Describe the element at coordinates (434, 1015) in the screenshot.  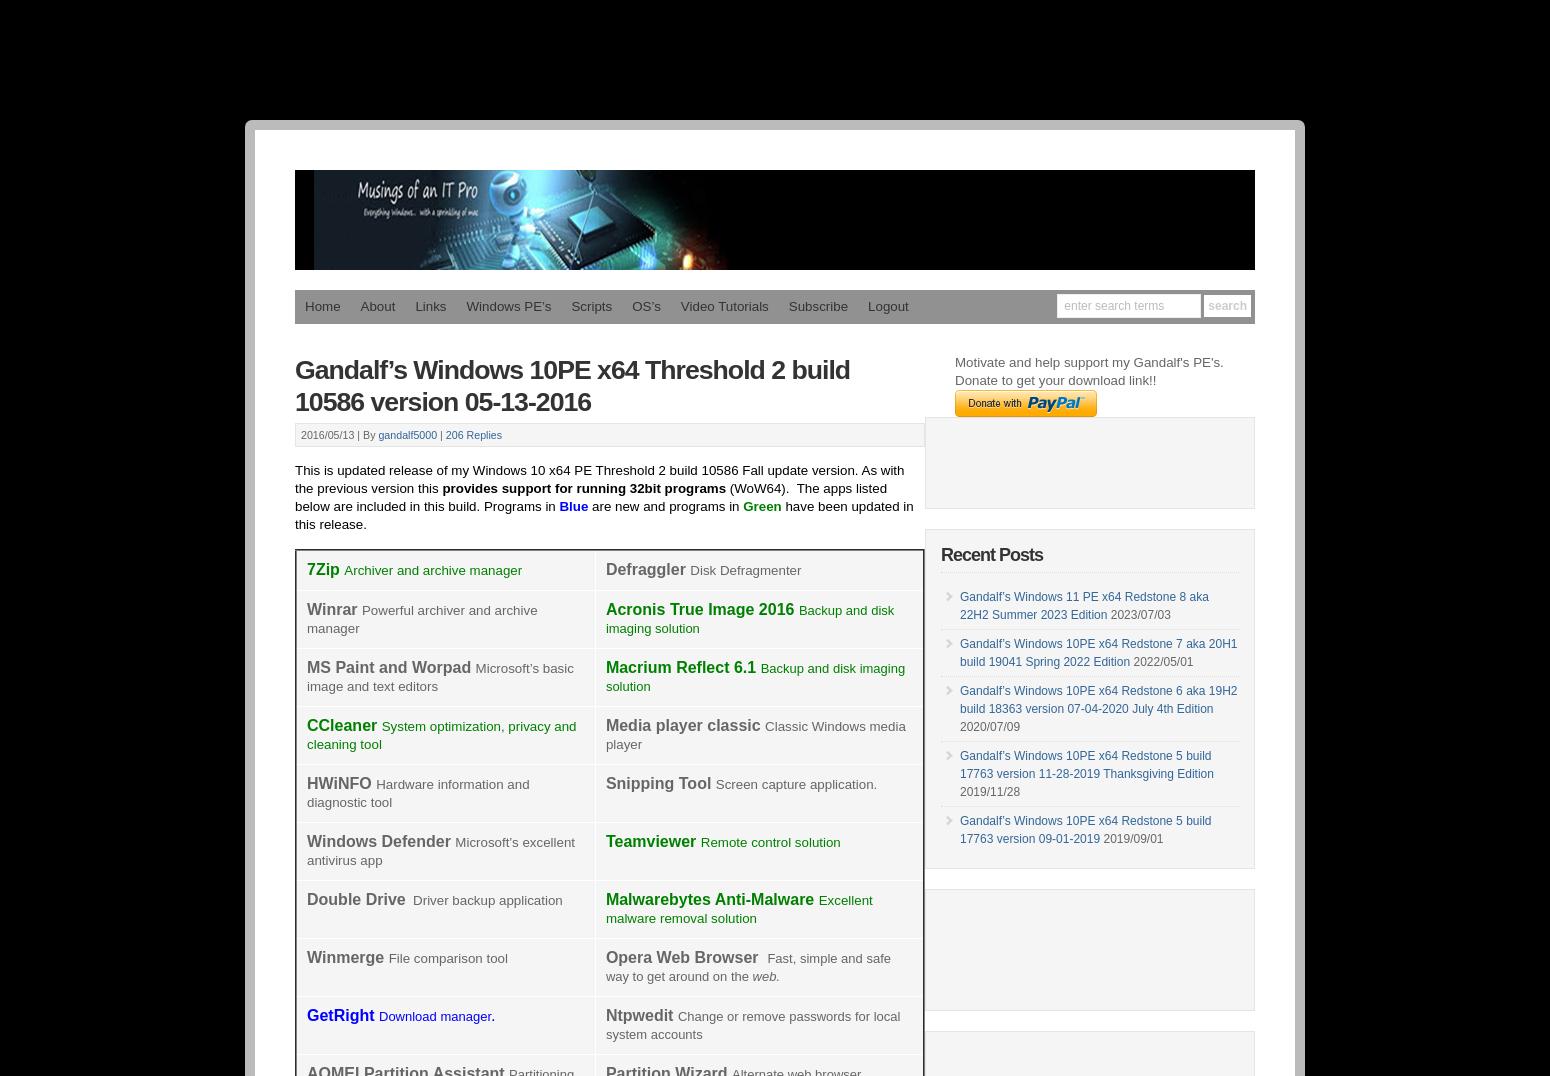
I see `'Download manager'` at that location.